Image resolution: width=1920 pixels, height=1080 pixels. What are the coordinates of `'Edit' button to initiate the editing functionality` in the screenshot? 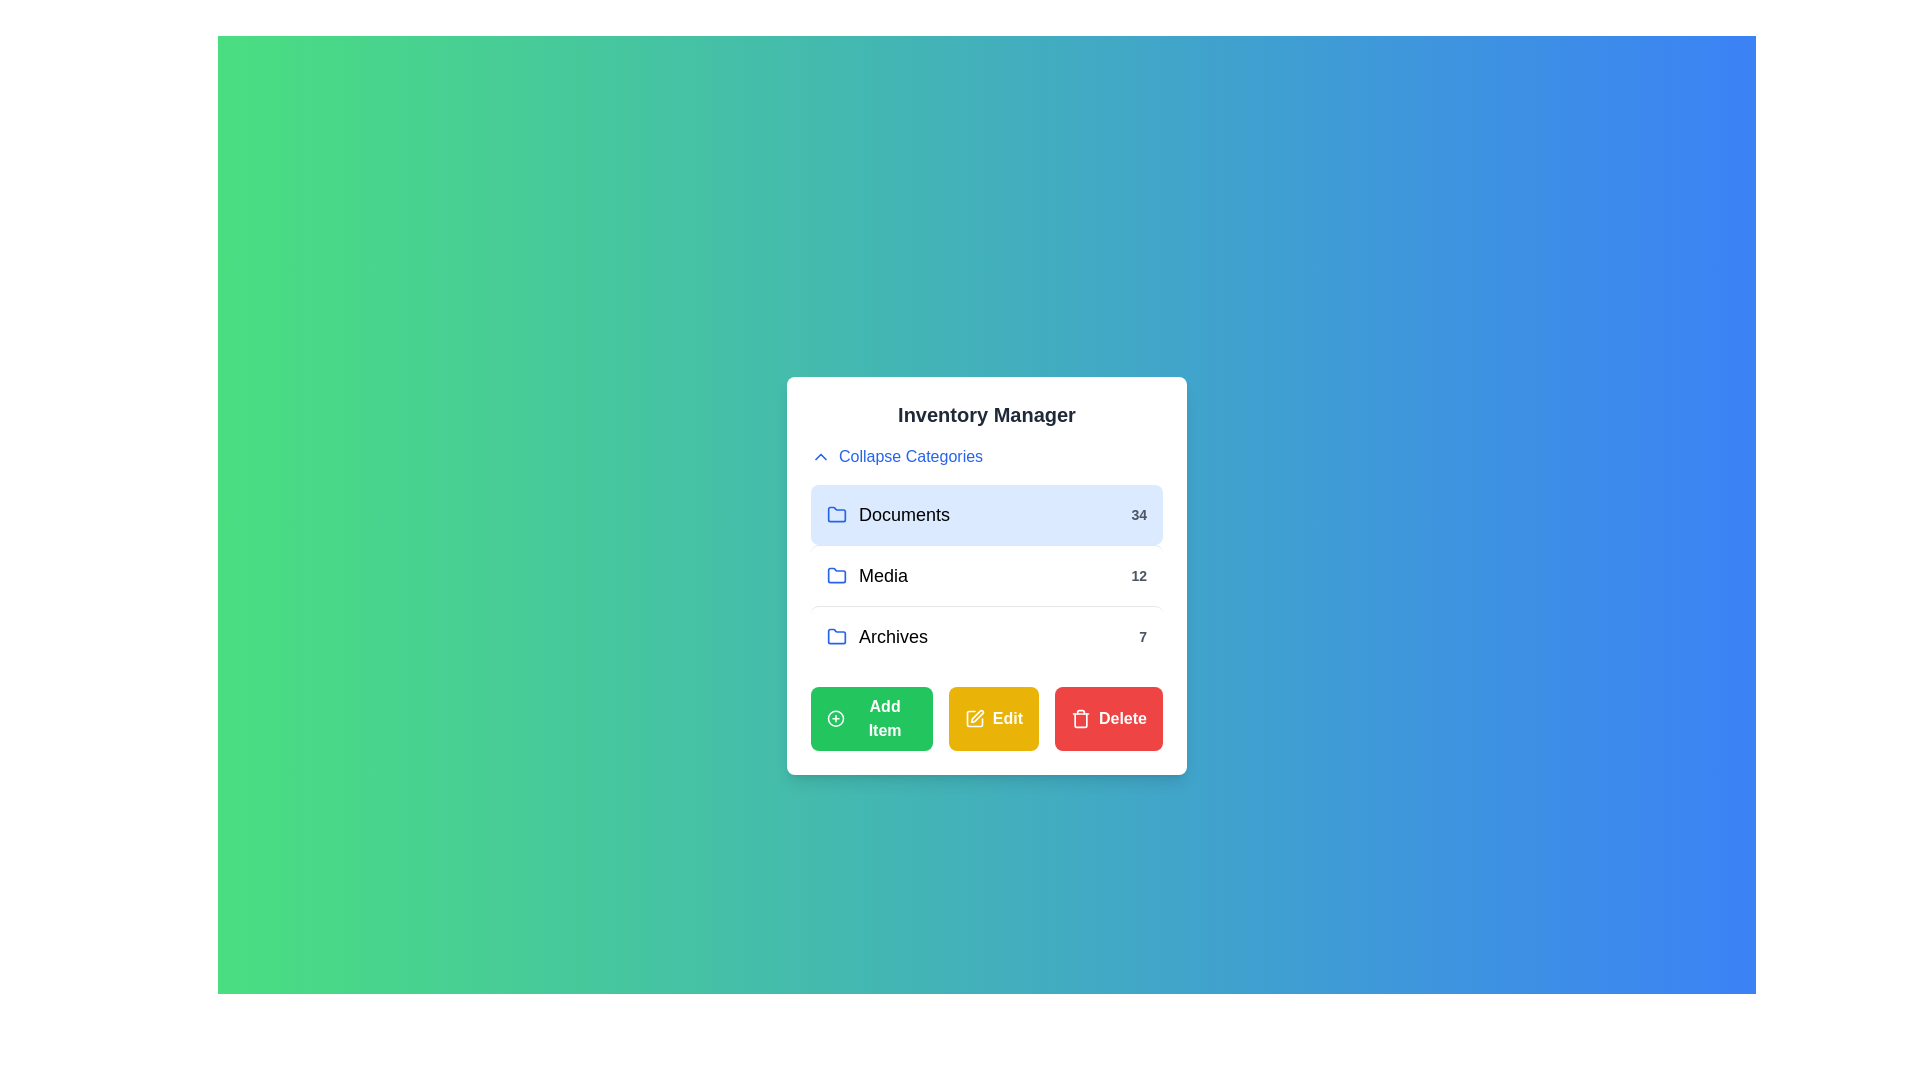 It's located at (993, 717).